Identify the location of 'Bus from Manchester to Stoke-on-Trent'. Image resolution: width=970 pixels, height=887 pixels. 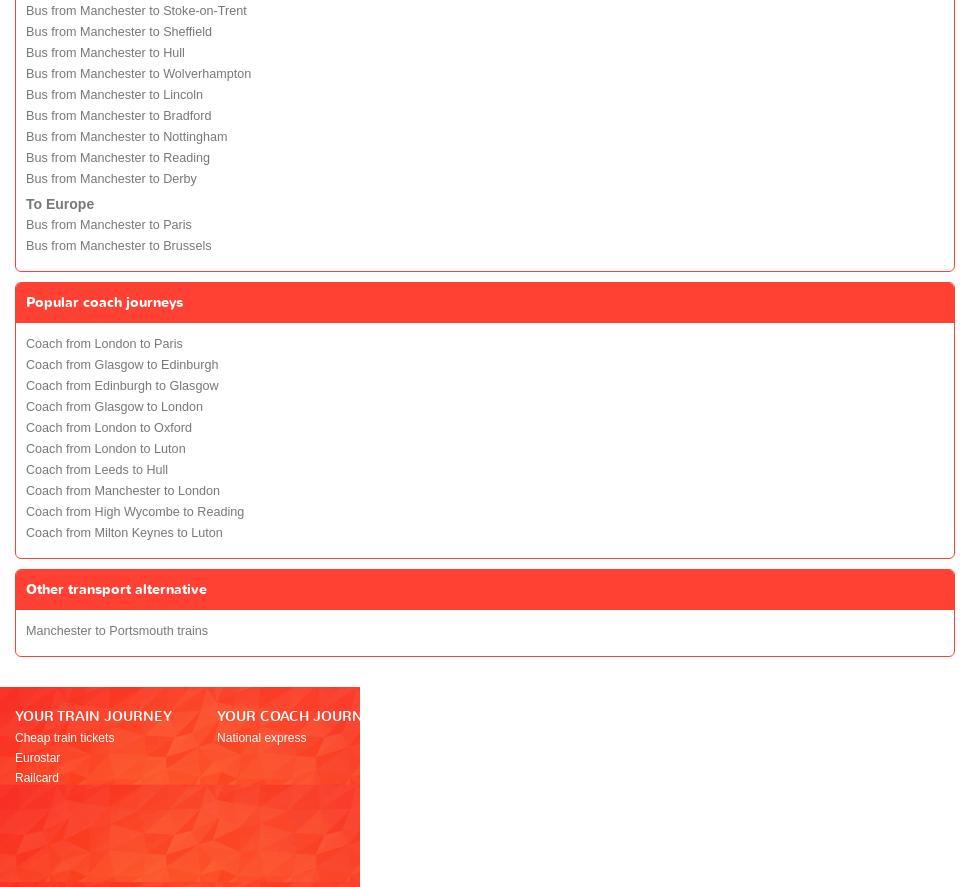
(25, 10).